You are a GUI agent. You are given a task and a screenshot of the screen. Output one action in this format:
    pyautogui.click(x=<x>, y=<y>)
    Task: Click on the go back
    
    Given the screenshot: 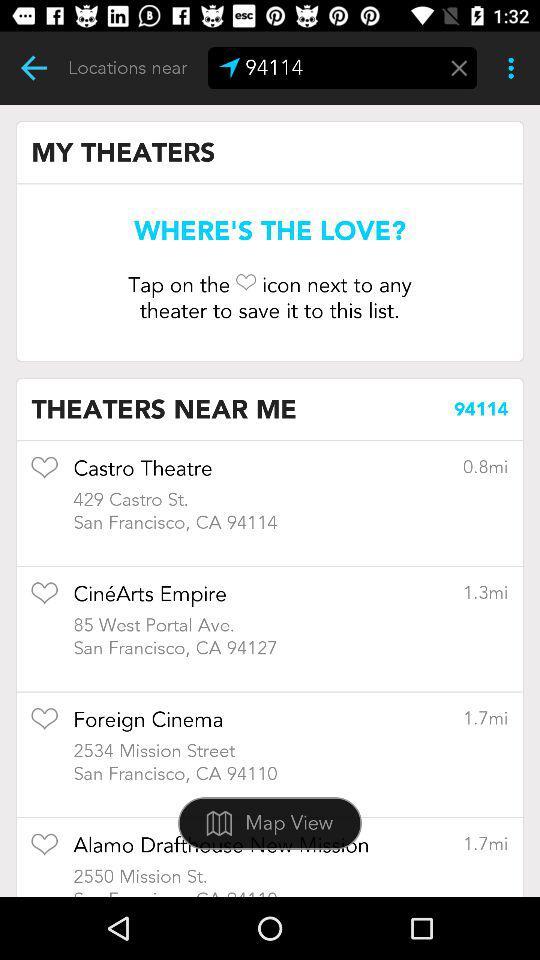 What is the action you would take?
    pyautogui.click(x=33, y=68)
    